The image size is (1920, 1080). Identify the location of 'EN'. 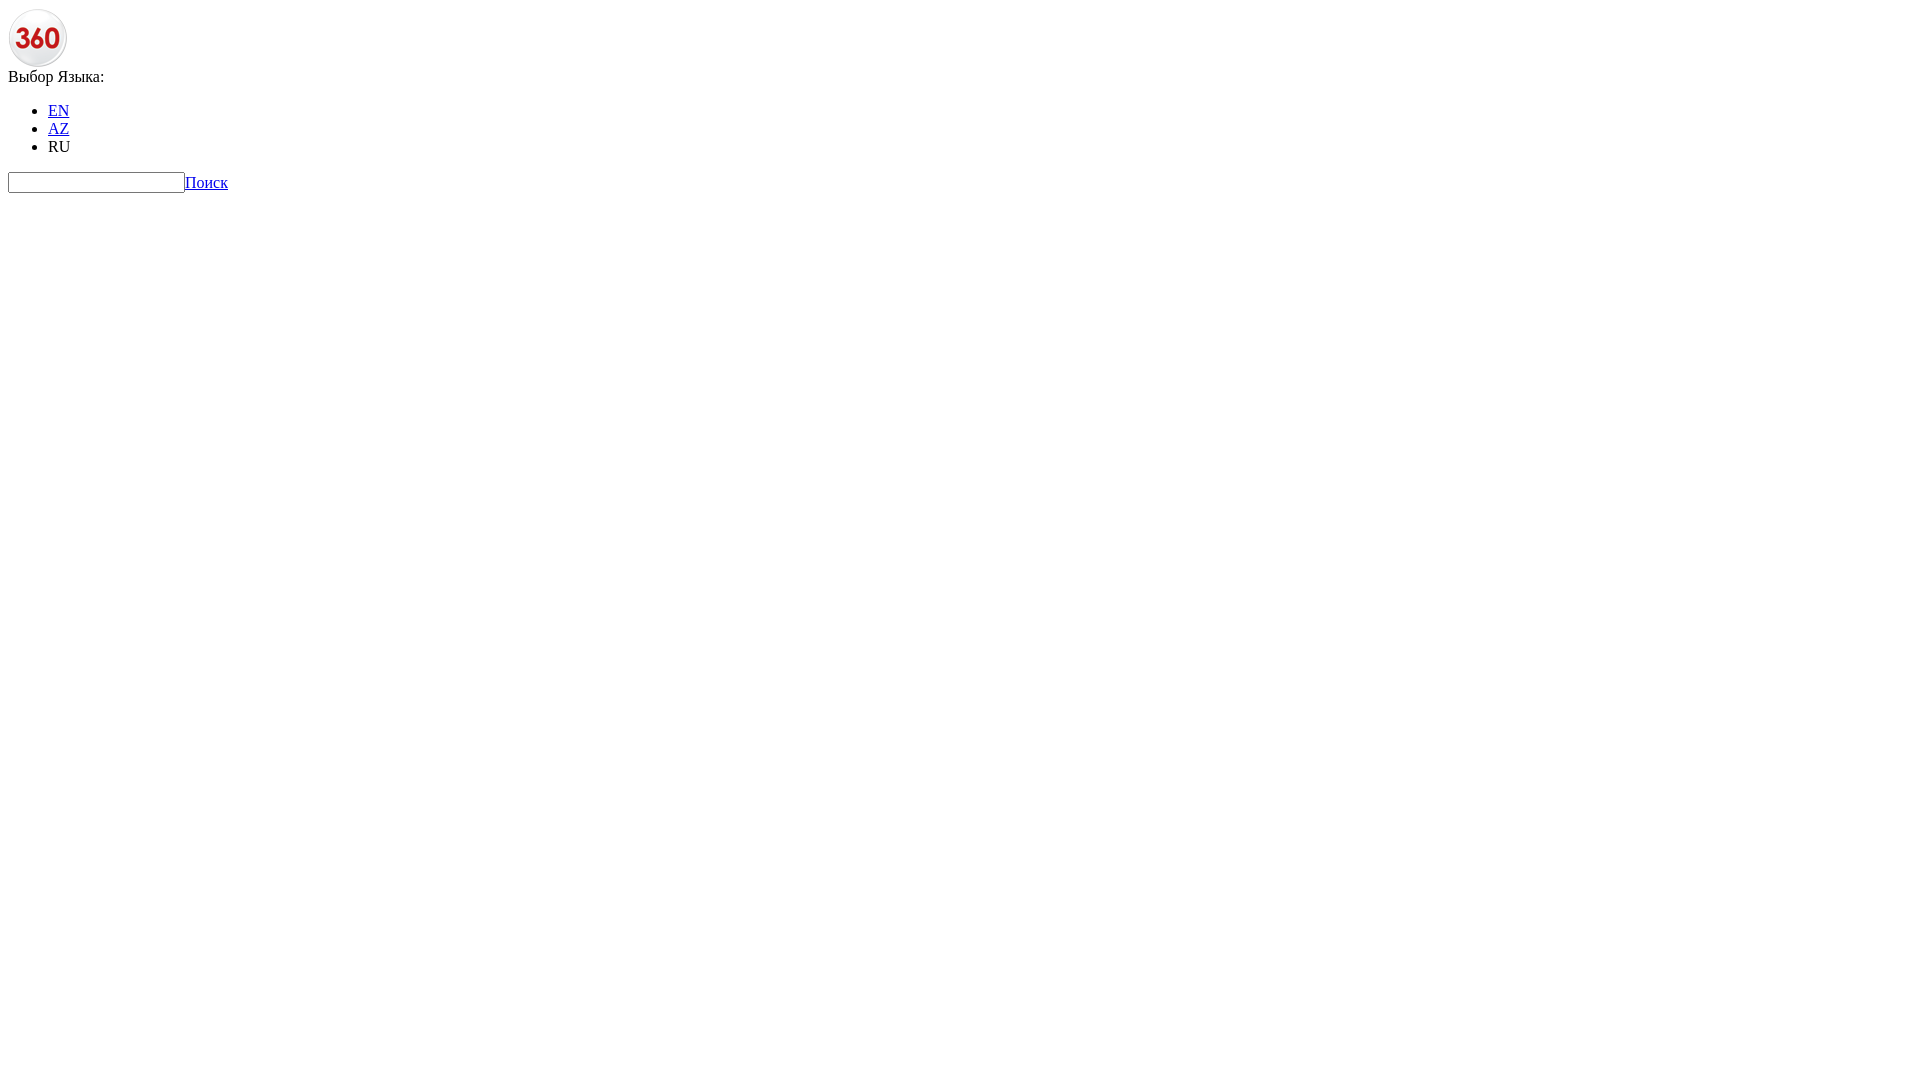
(58, 110).